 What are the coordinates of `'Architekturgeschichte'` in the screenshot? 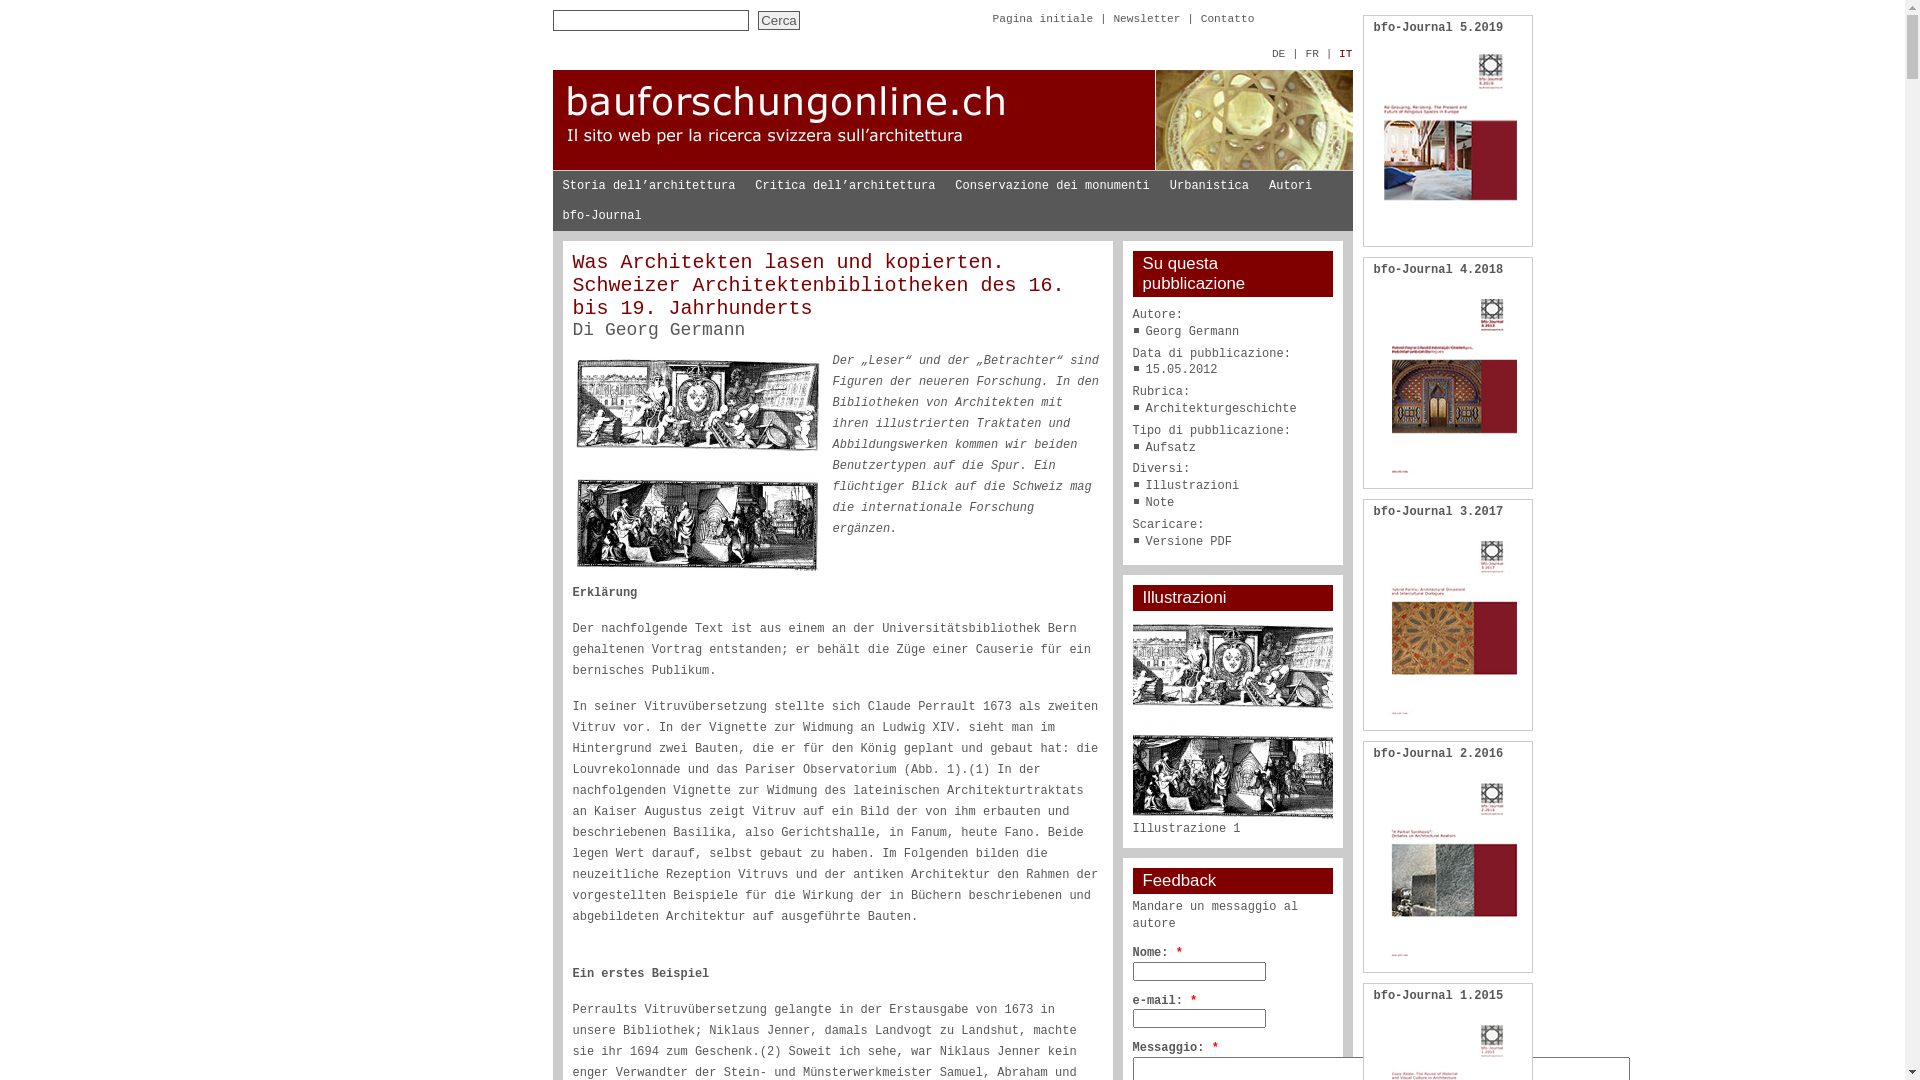 It's located at (1220, 407).